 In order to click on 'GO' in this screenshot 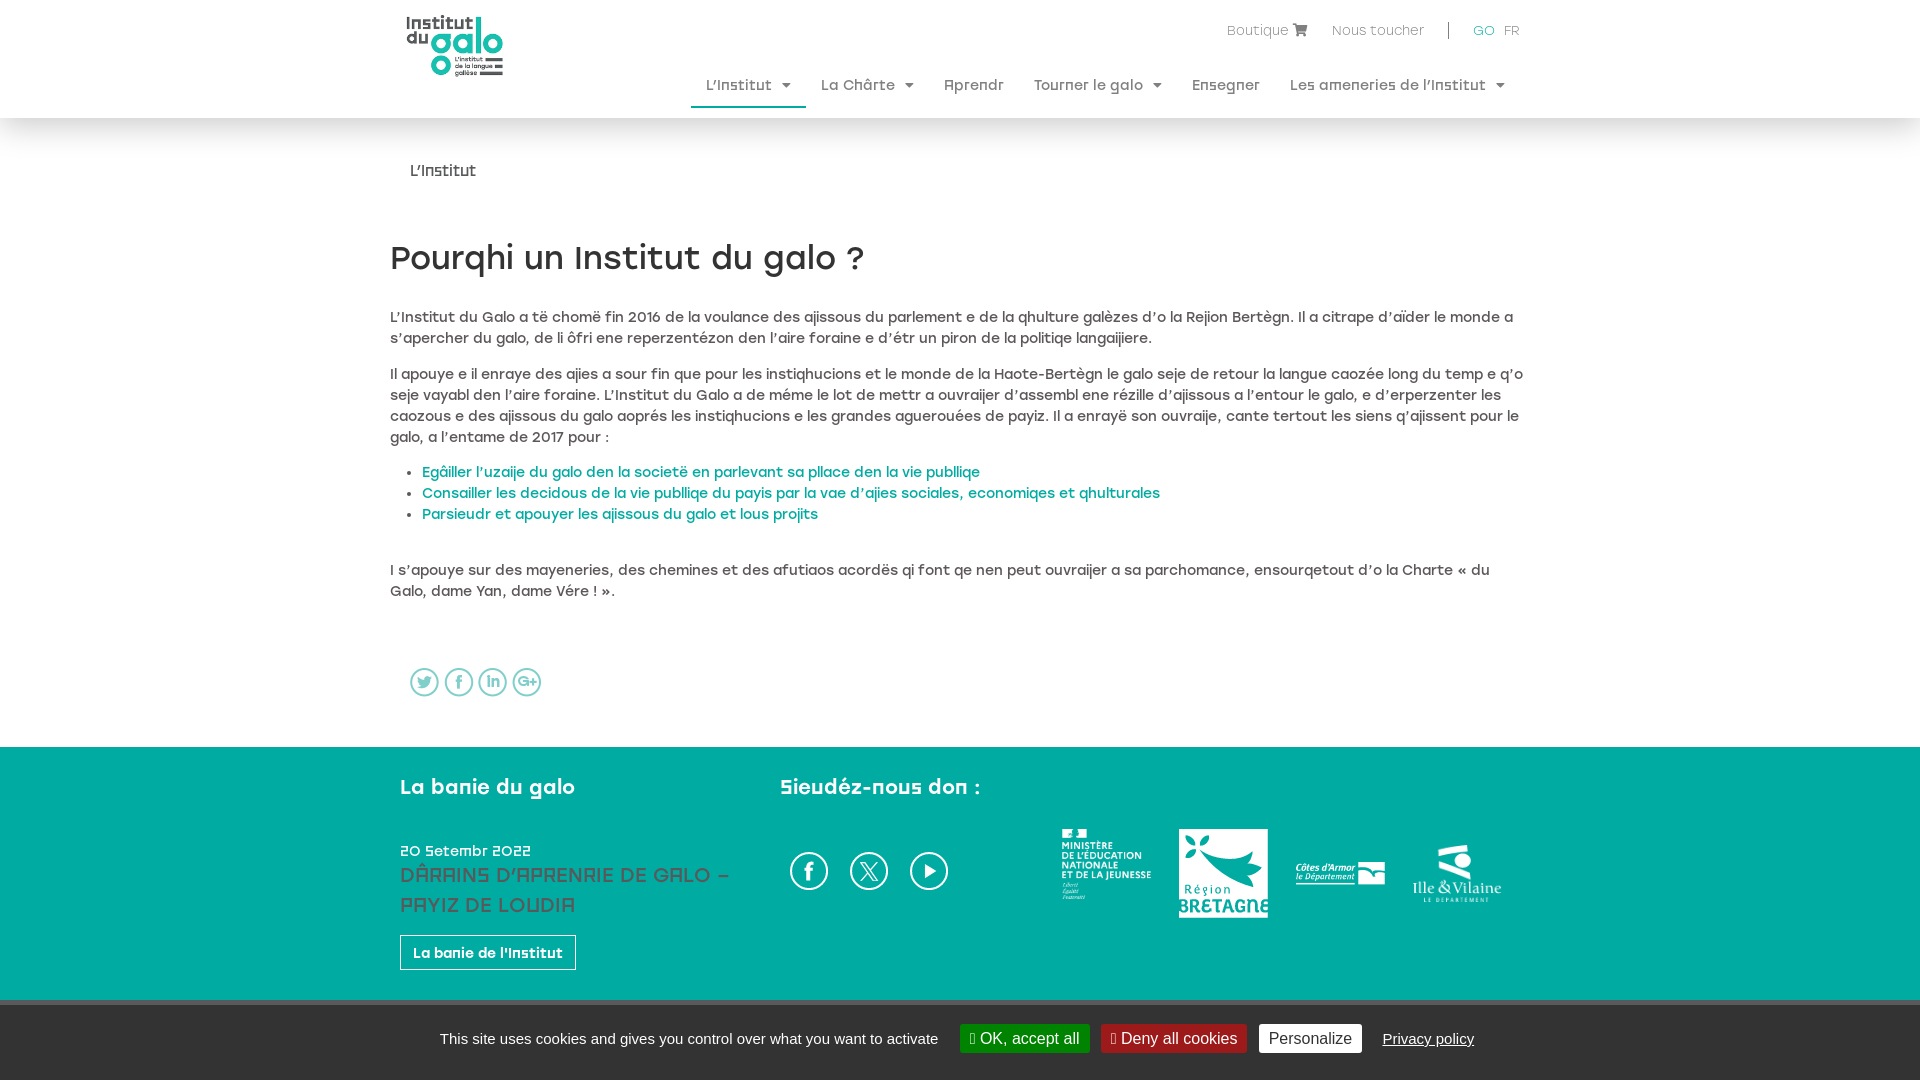, I will do `click(1483, 33)`.